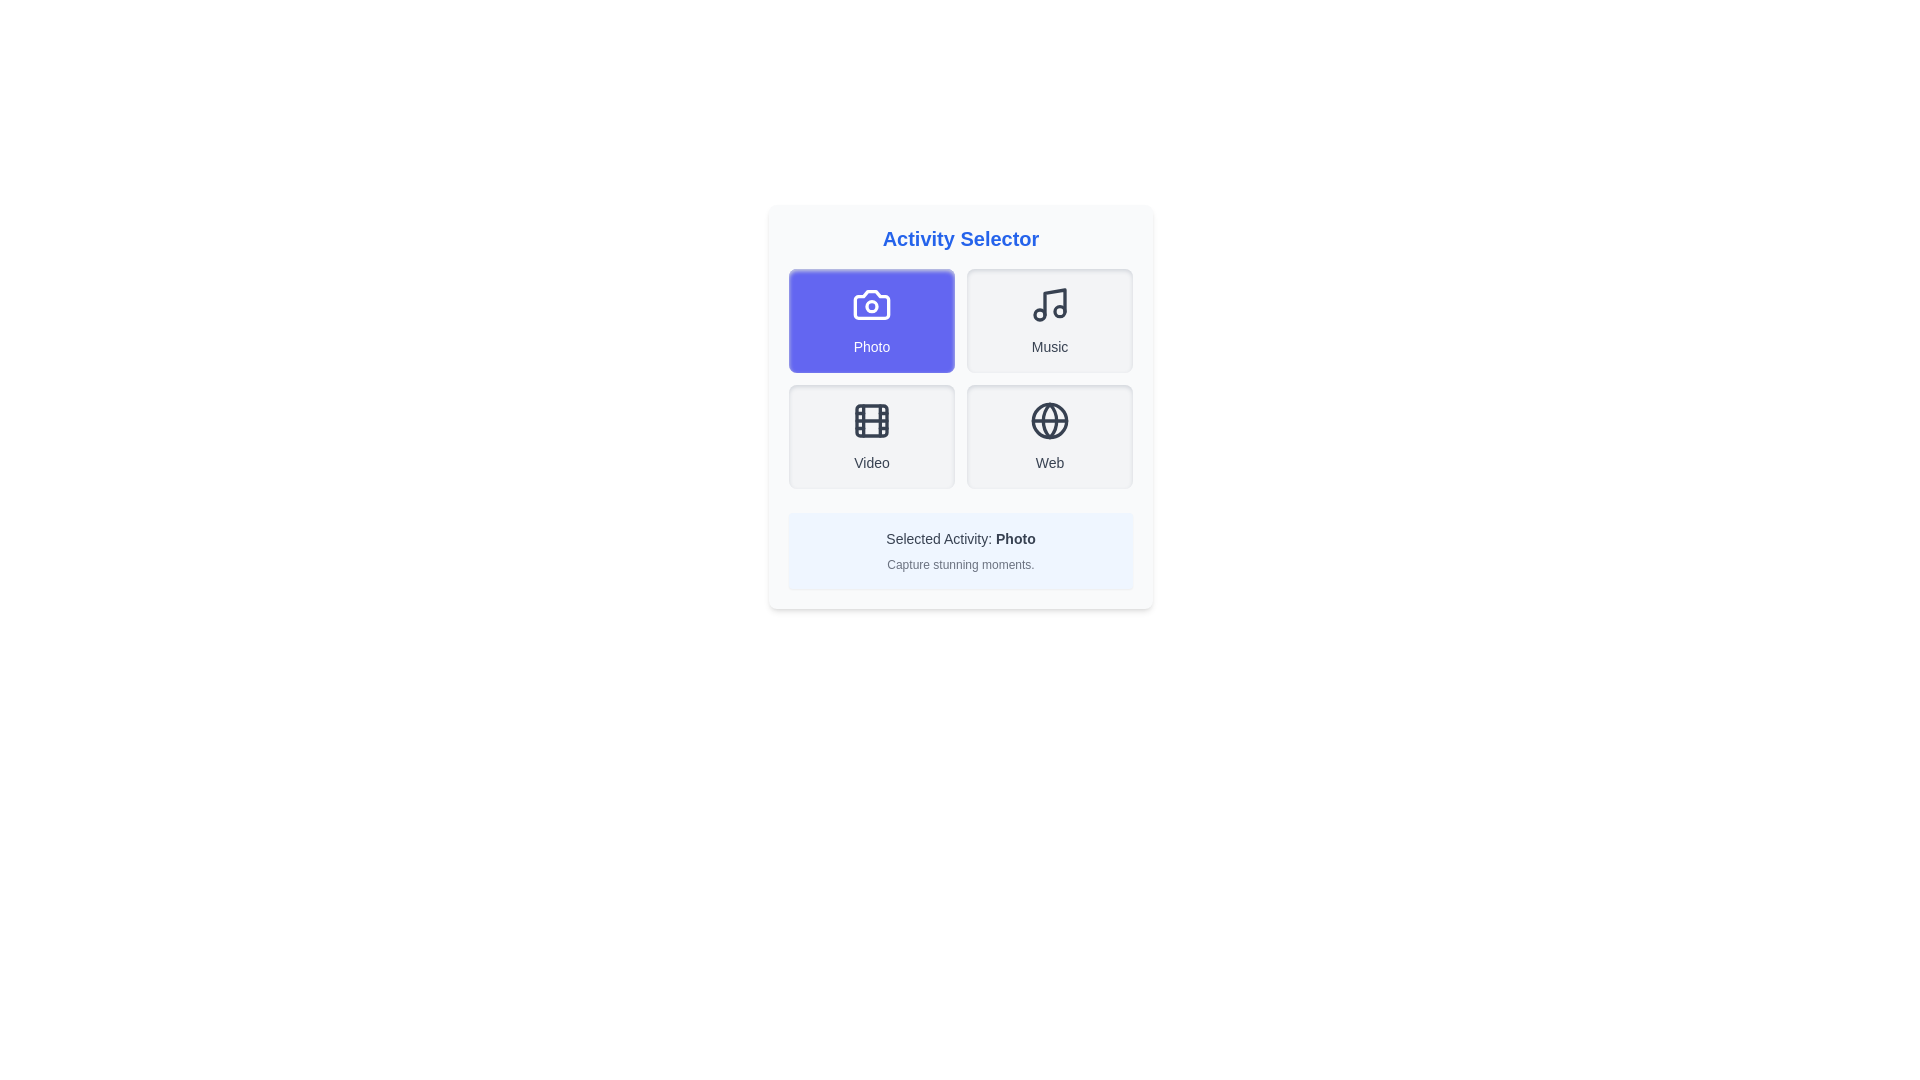 This screenshot has height=1080, width=1920. Describe the element at coordinates (872, 435) in the screenshot. I see `the 'Video' button` at that location.